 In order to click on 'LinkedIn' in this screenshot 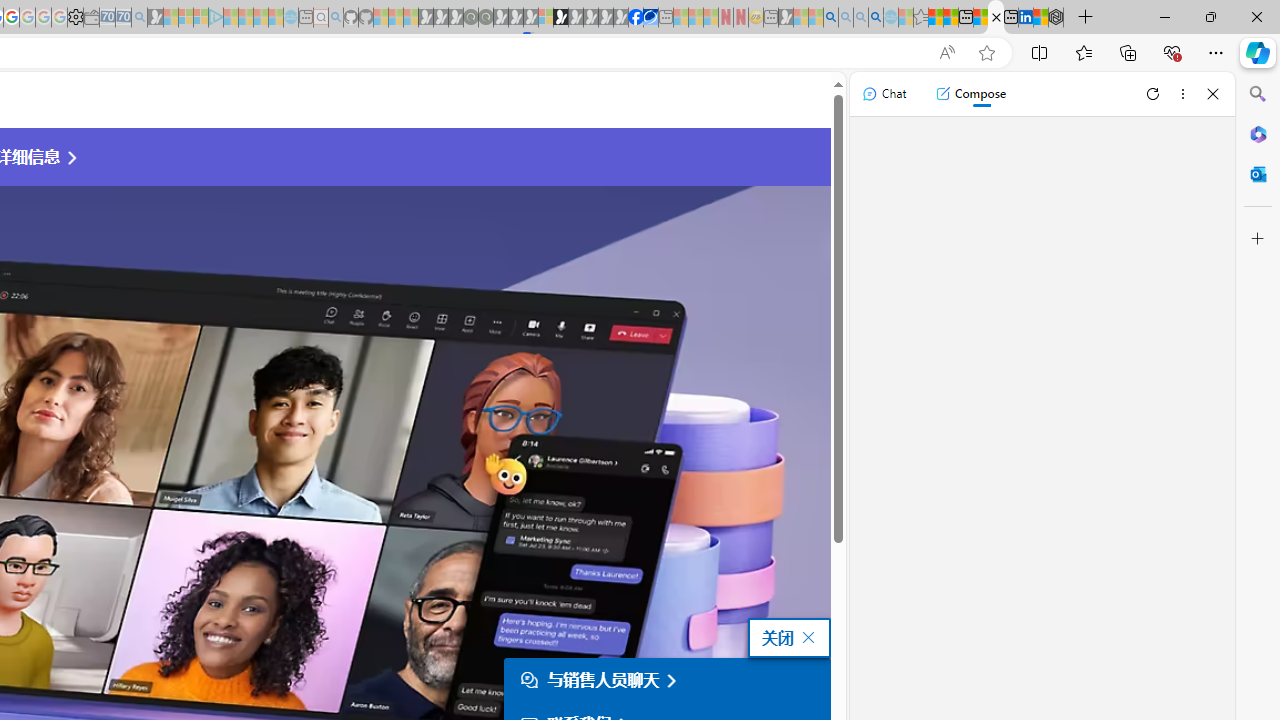, I will do `click(1025, 17)`.